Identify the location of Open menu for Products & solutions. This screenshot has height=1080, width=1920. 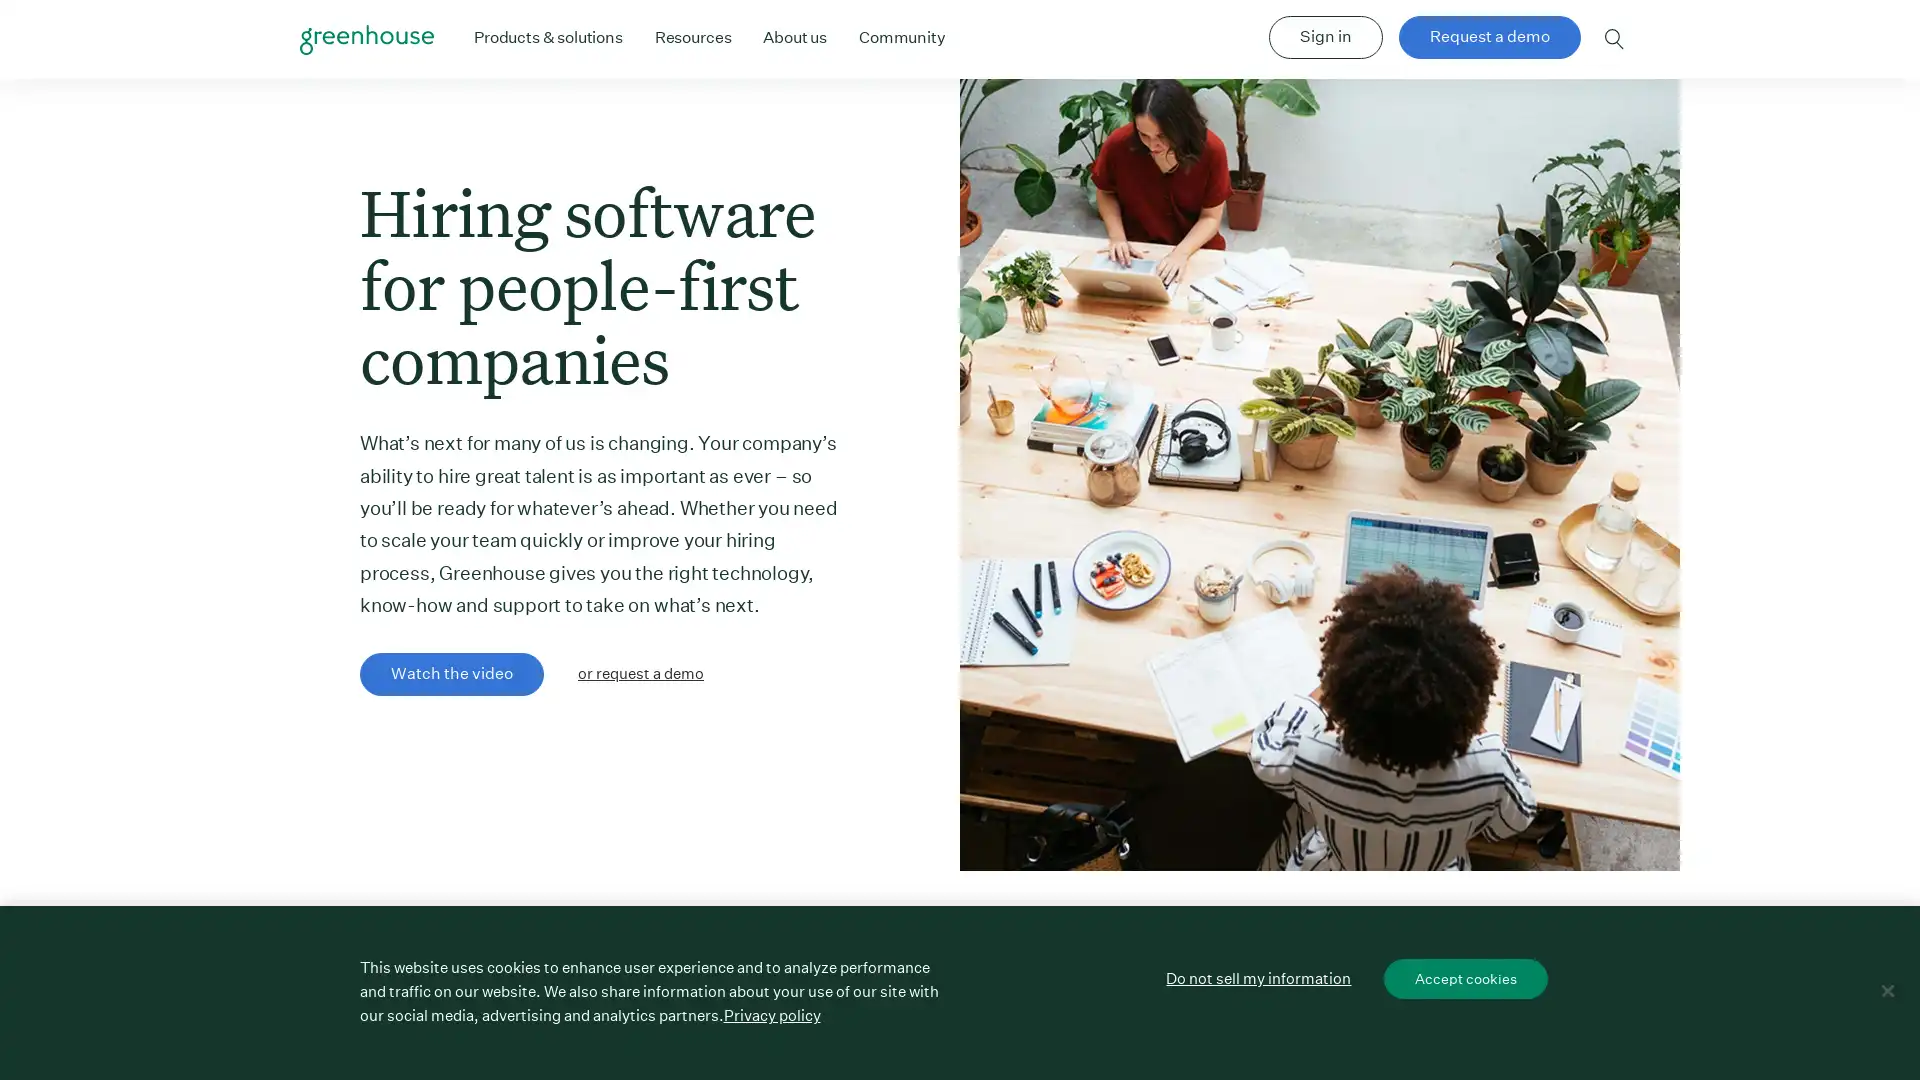
(547, 37).